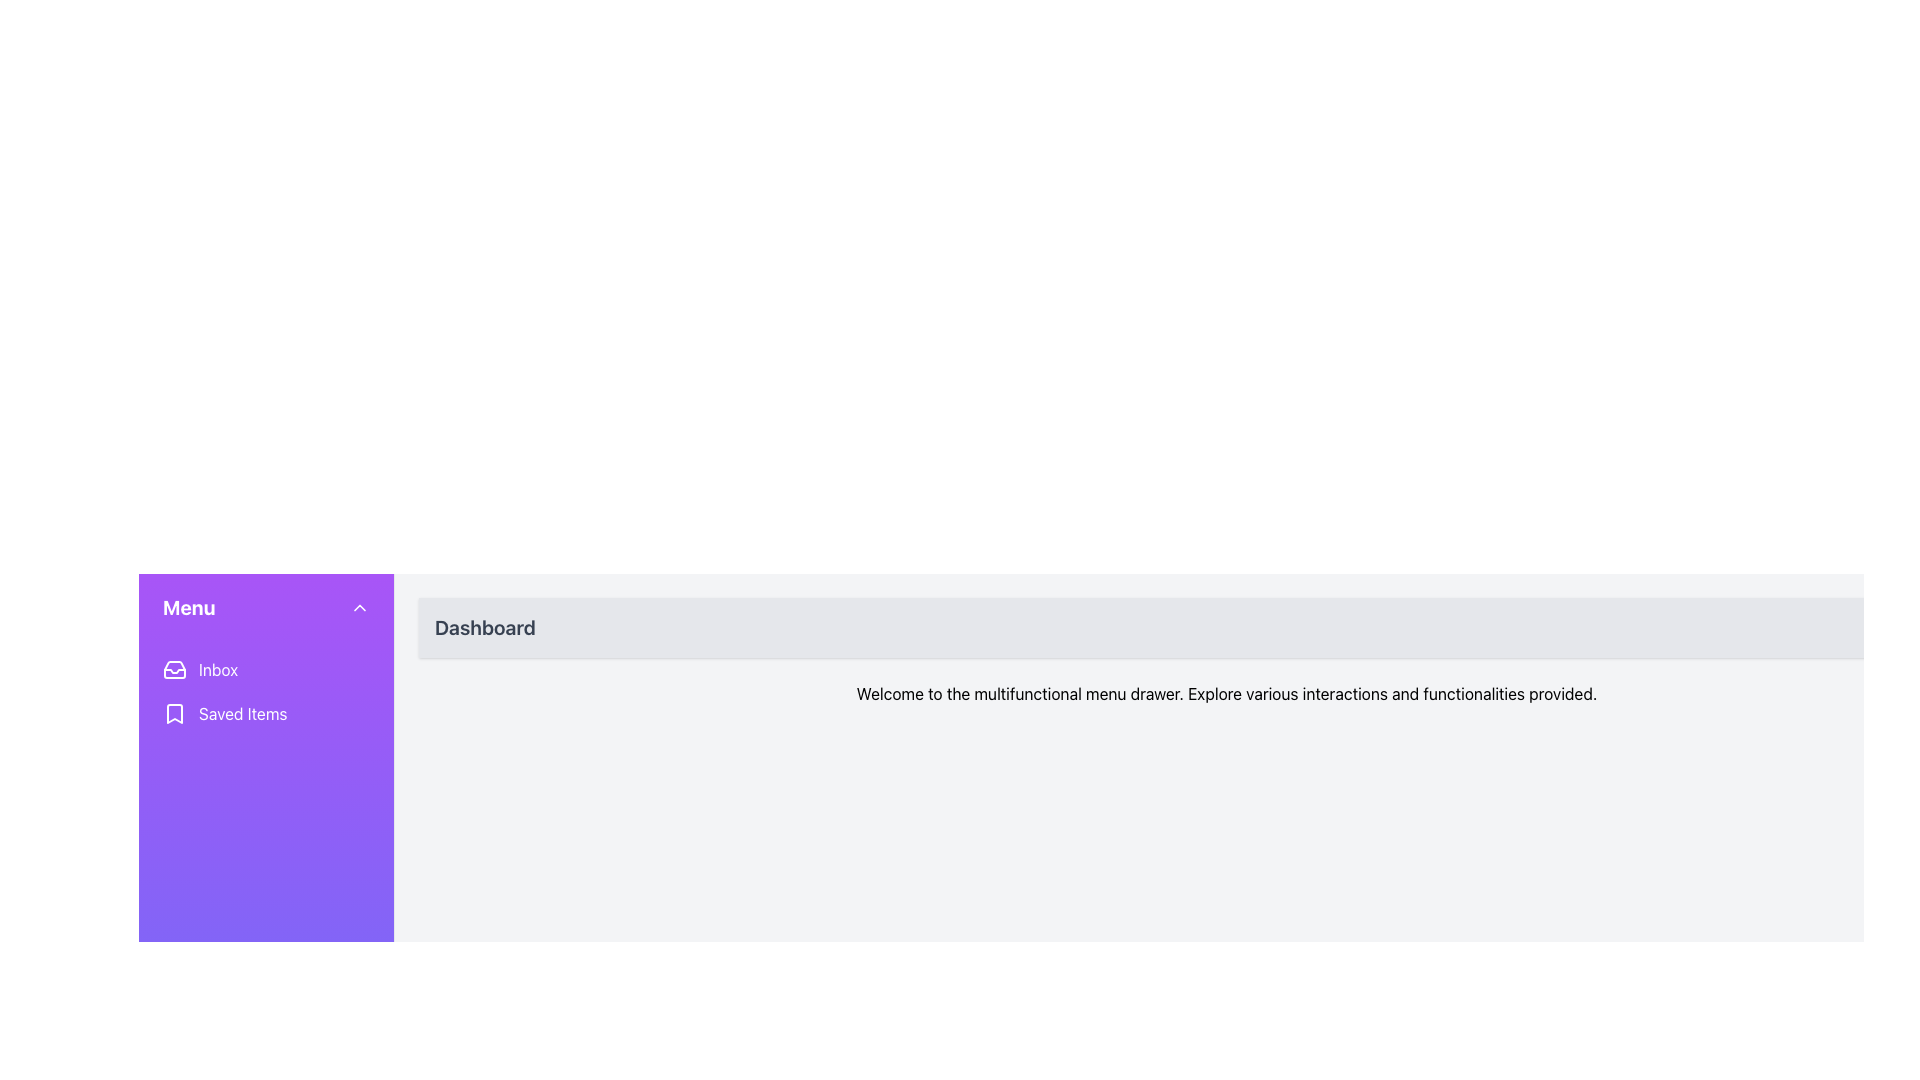  I want to click on the 'Dashboard' text label which is styled in bold, large dark gray font located at the top center of the main content area, so click(485, 627).